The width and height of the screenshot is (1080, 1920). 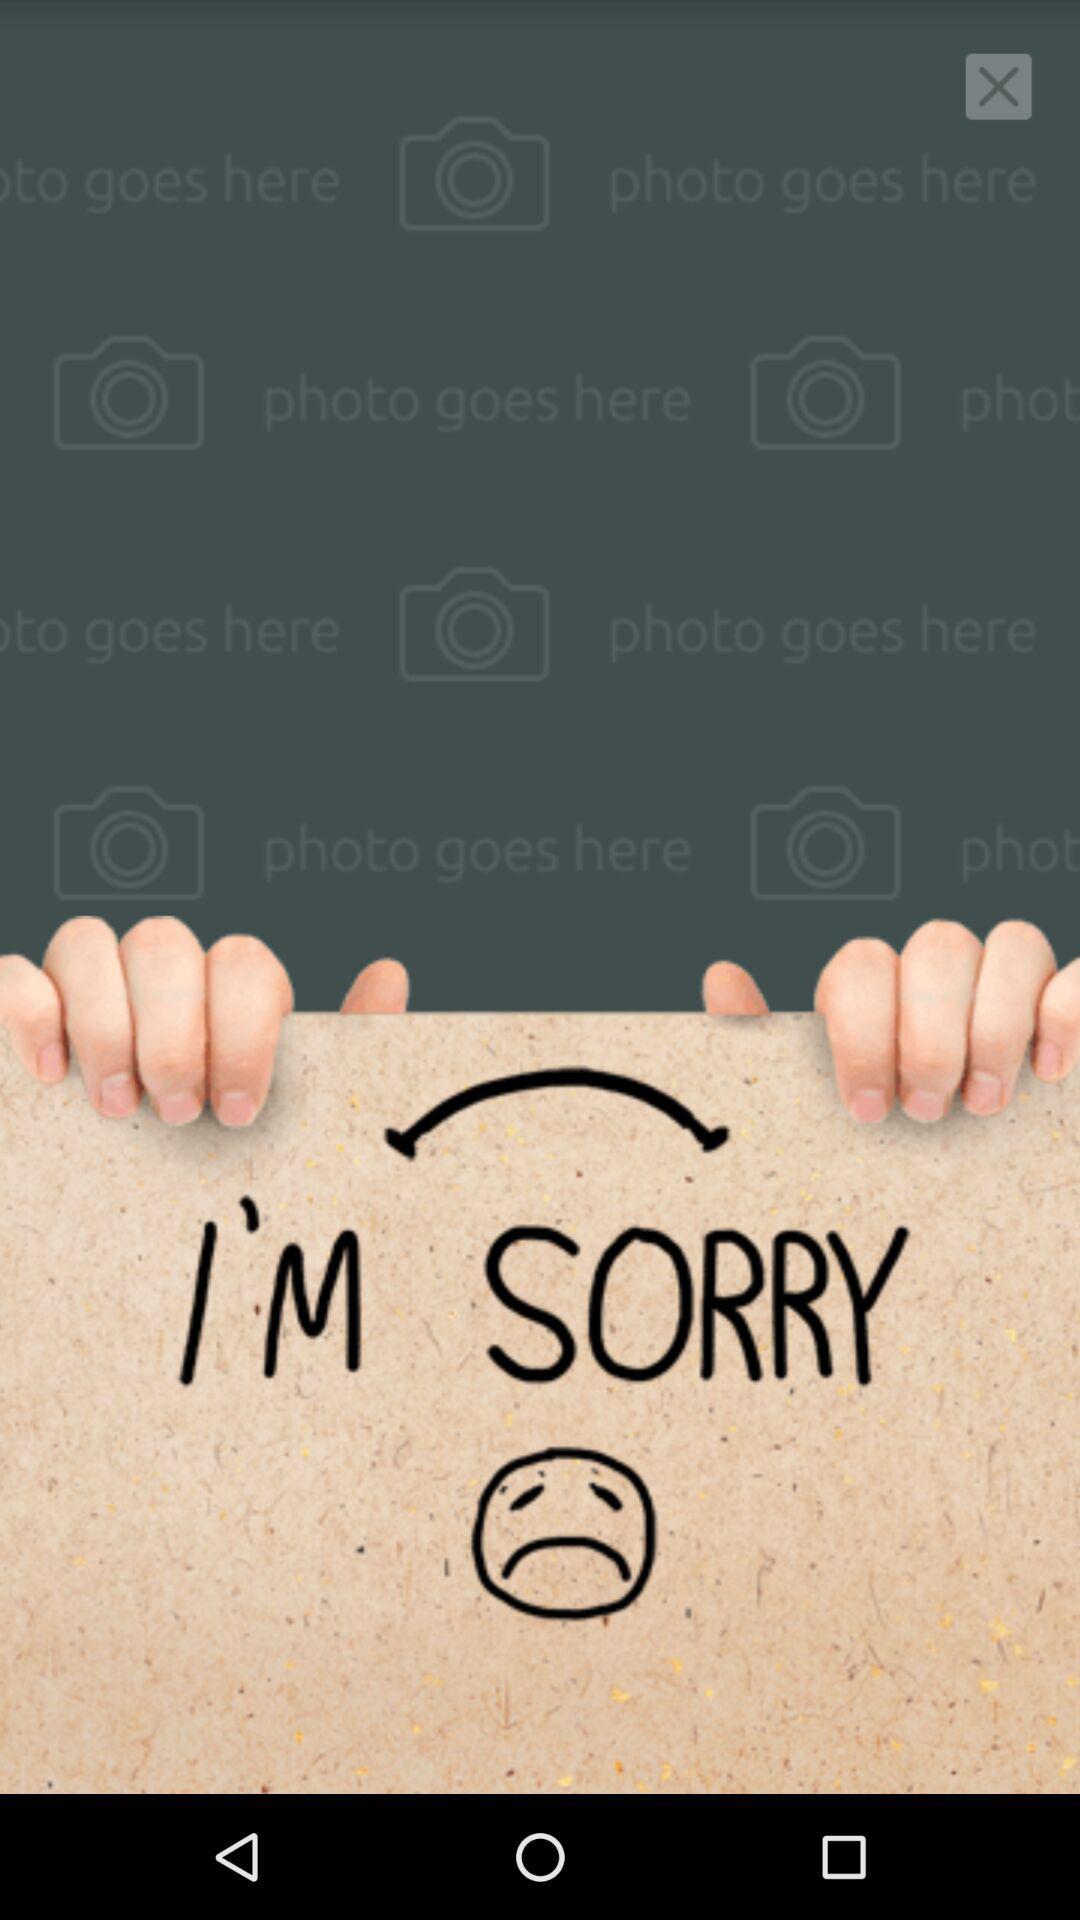 I want to click on close oppsens, so click(x=998, y=85).